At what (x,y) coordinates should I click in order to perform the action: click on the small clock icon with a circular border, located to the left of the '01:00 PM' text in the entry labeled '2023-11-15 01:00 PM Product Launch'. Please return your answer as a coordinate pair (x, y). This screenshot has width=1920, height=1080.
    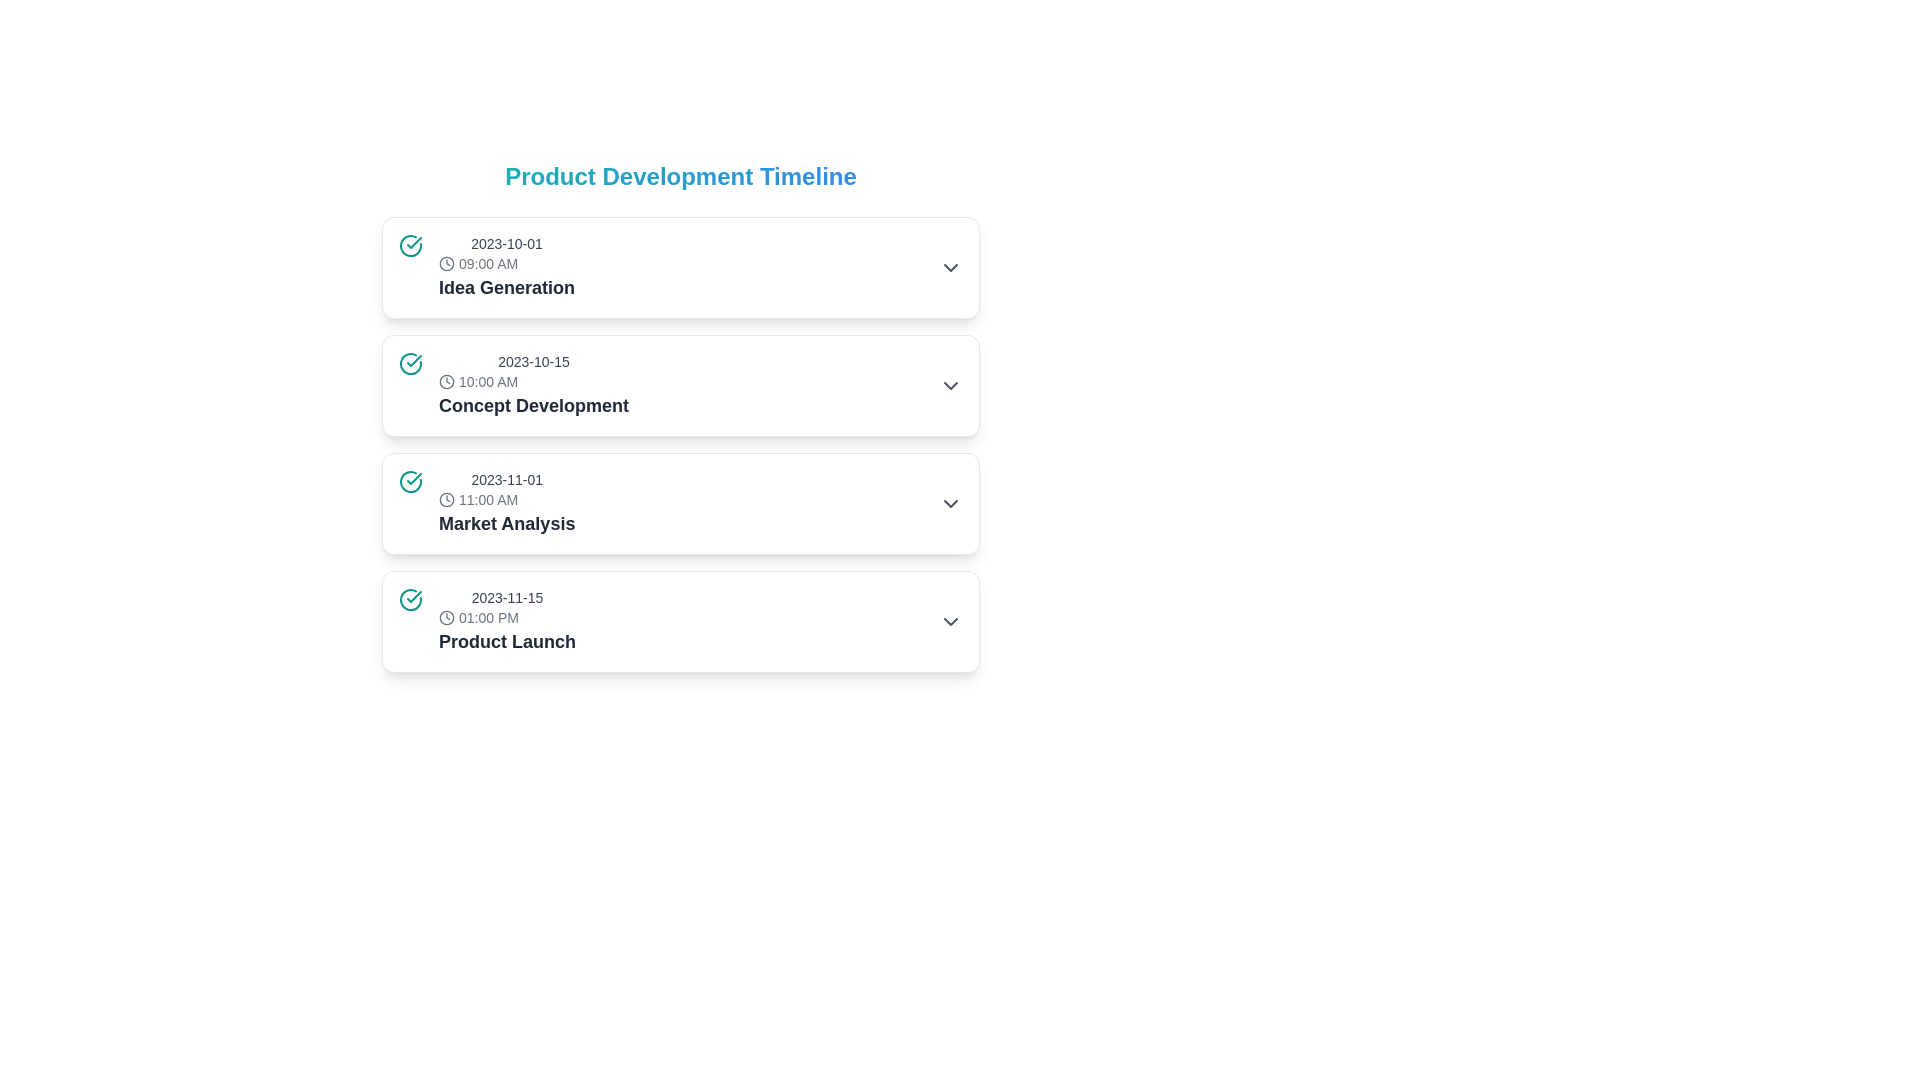
    Looking at the image, I should click on (445, 616).